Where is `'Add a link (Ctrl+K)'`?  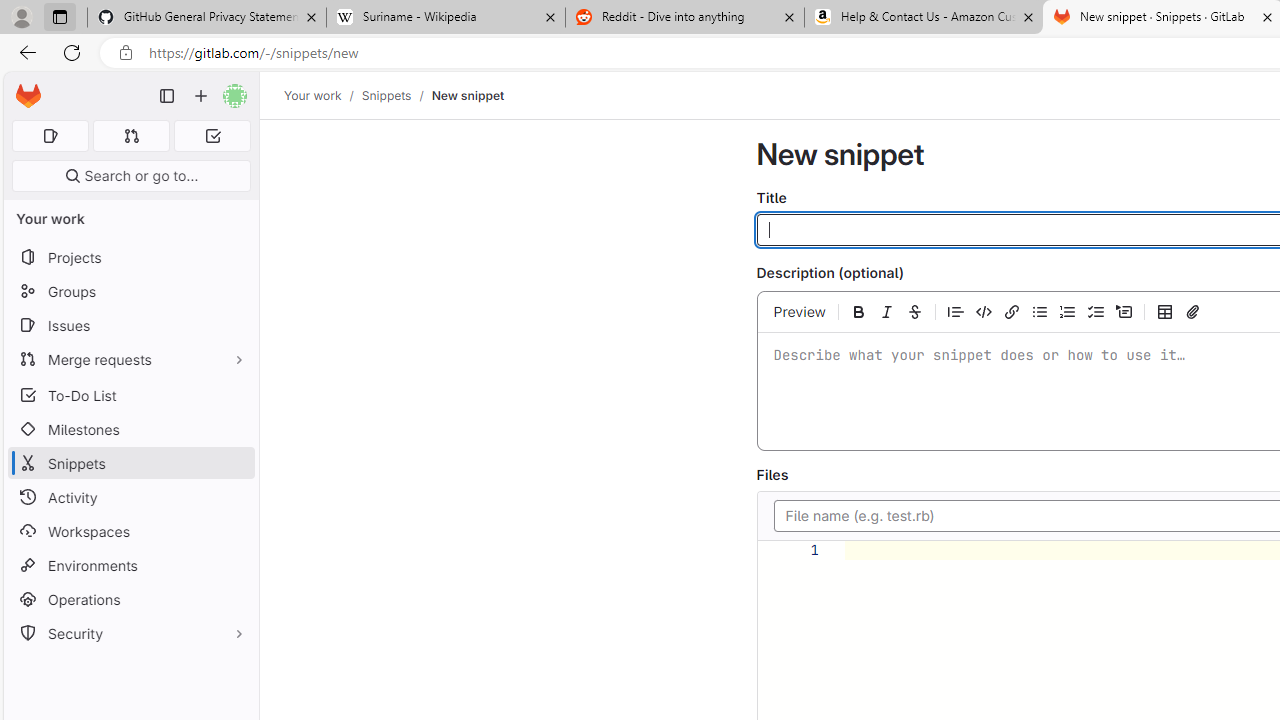 'Add a link (Ctrl+K)' is located at coordinates (1011, 311).